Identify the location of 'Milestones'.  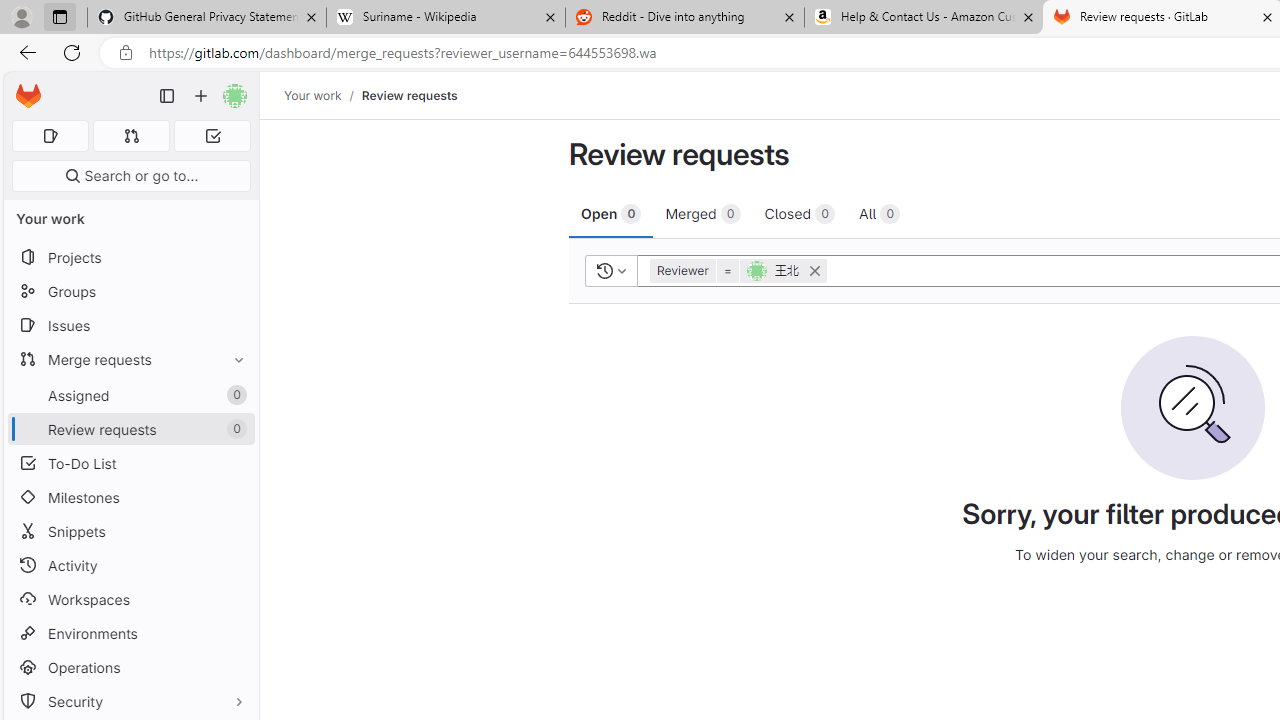
(130, 496).